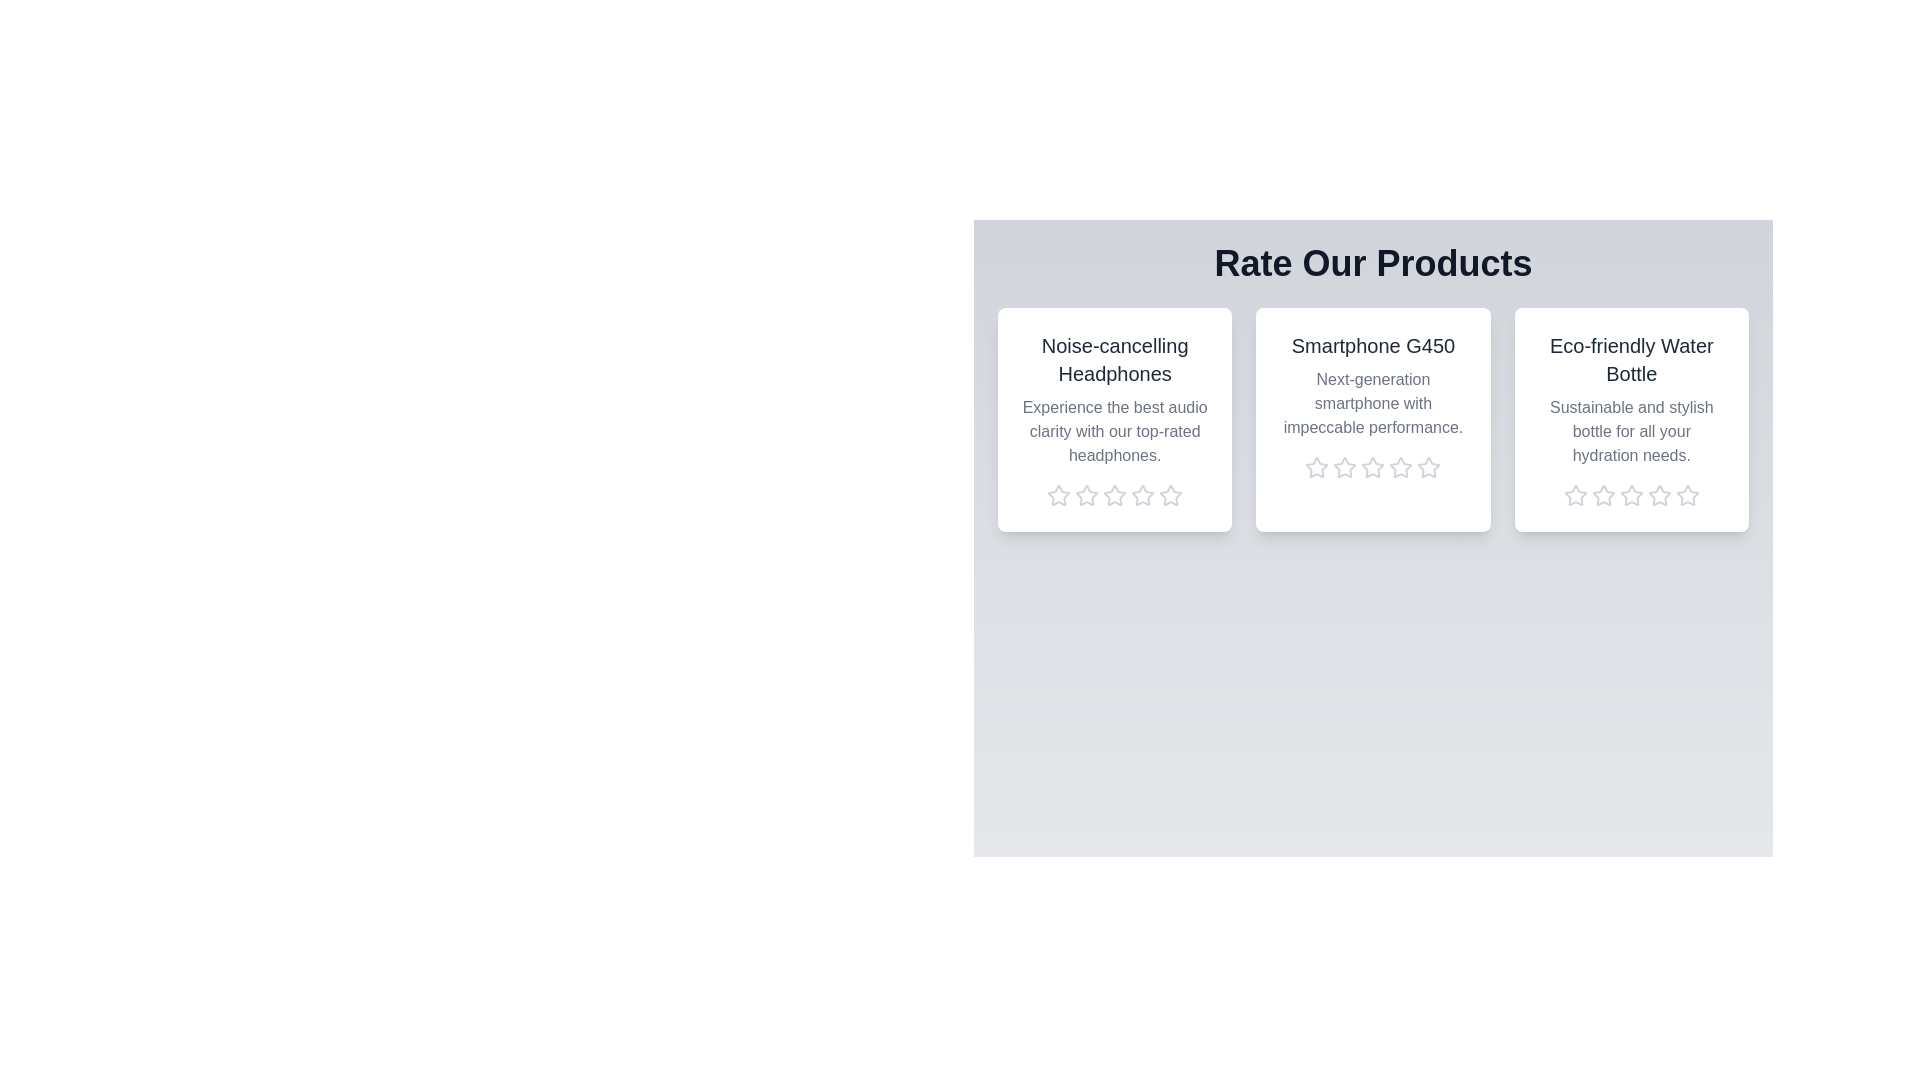 This screenshot has height=1080, width=1920. I want to click on the rating of the product 'Noise-cancelling Headphones' to 5 stars, so click(1171, 495).